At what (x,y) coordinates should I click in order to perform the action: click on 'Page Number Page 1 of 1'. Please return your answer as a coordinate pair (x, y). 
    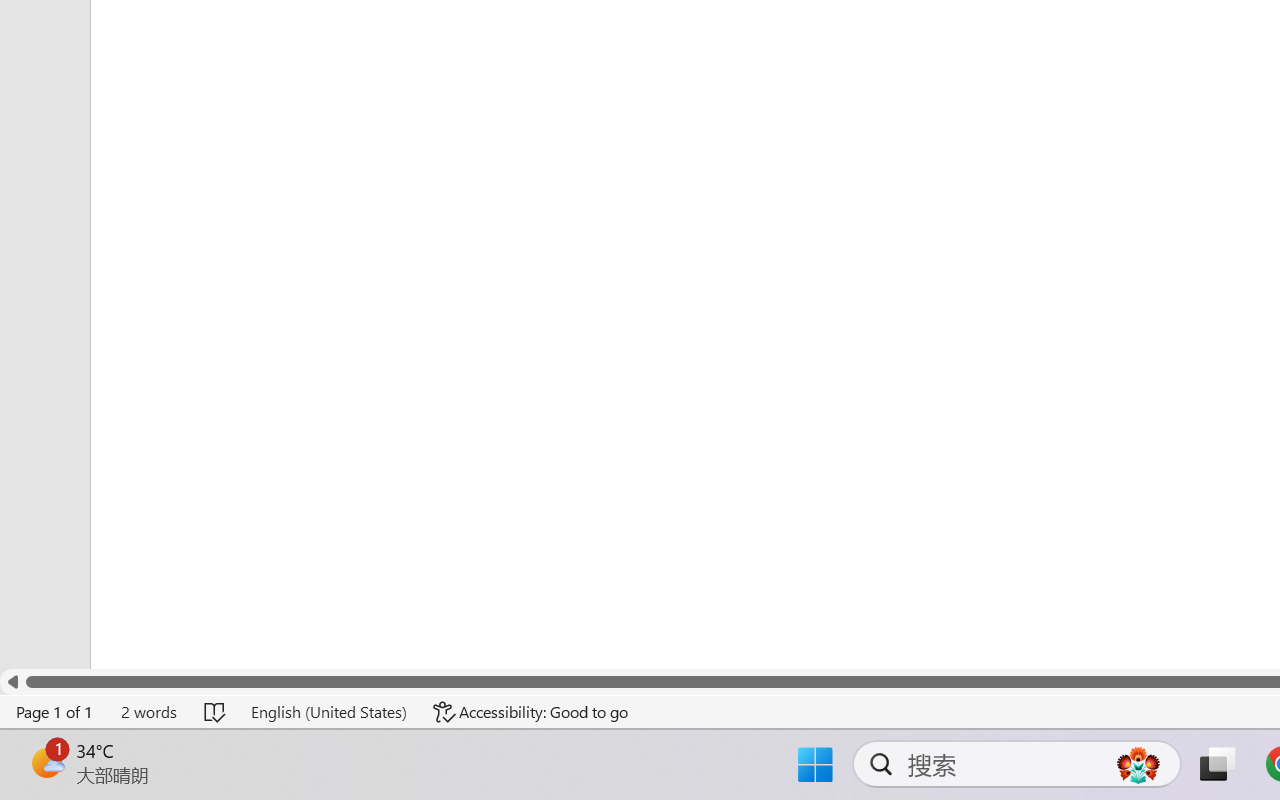
    Looking at the image, I should click on (55, 711).